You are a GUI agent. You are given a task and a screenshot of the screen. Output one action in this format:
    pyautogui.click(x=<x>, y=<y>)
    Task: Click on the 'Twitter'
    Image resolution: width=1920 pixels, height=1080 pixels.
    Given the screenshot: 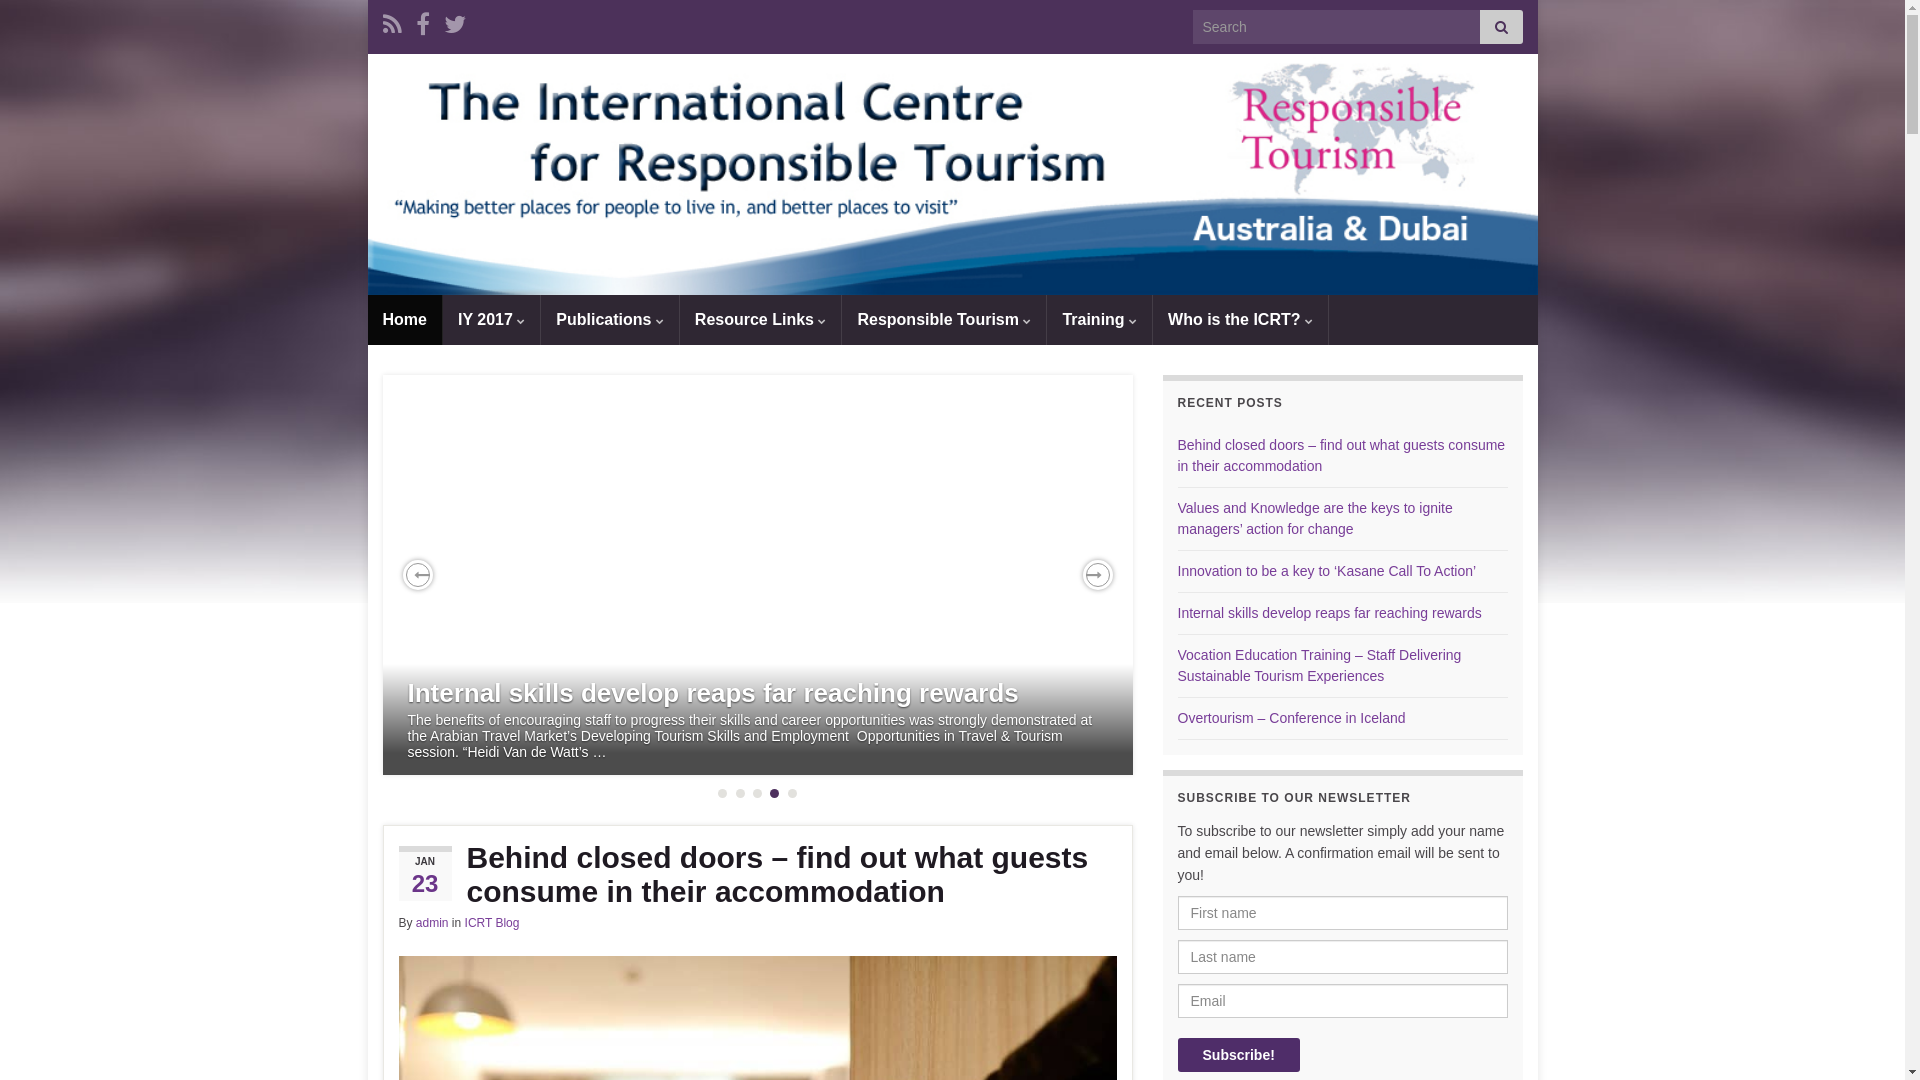 What is the action you would take?
    pyautogui.click(x=454, y=21)
    